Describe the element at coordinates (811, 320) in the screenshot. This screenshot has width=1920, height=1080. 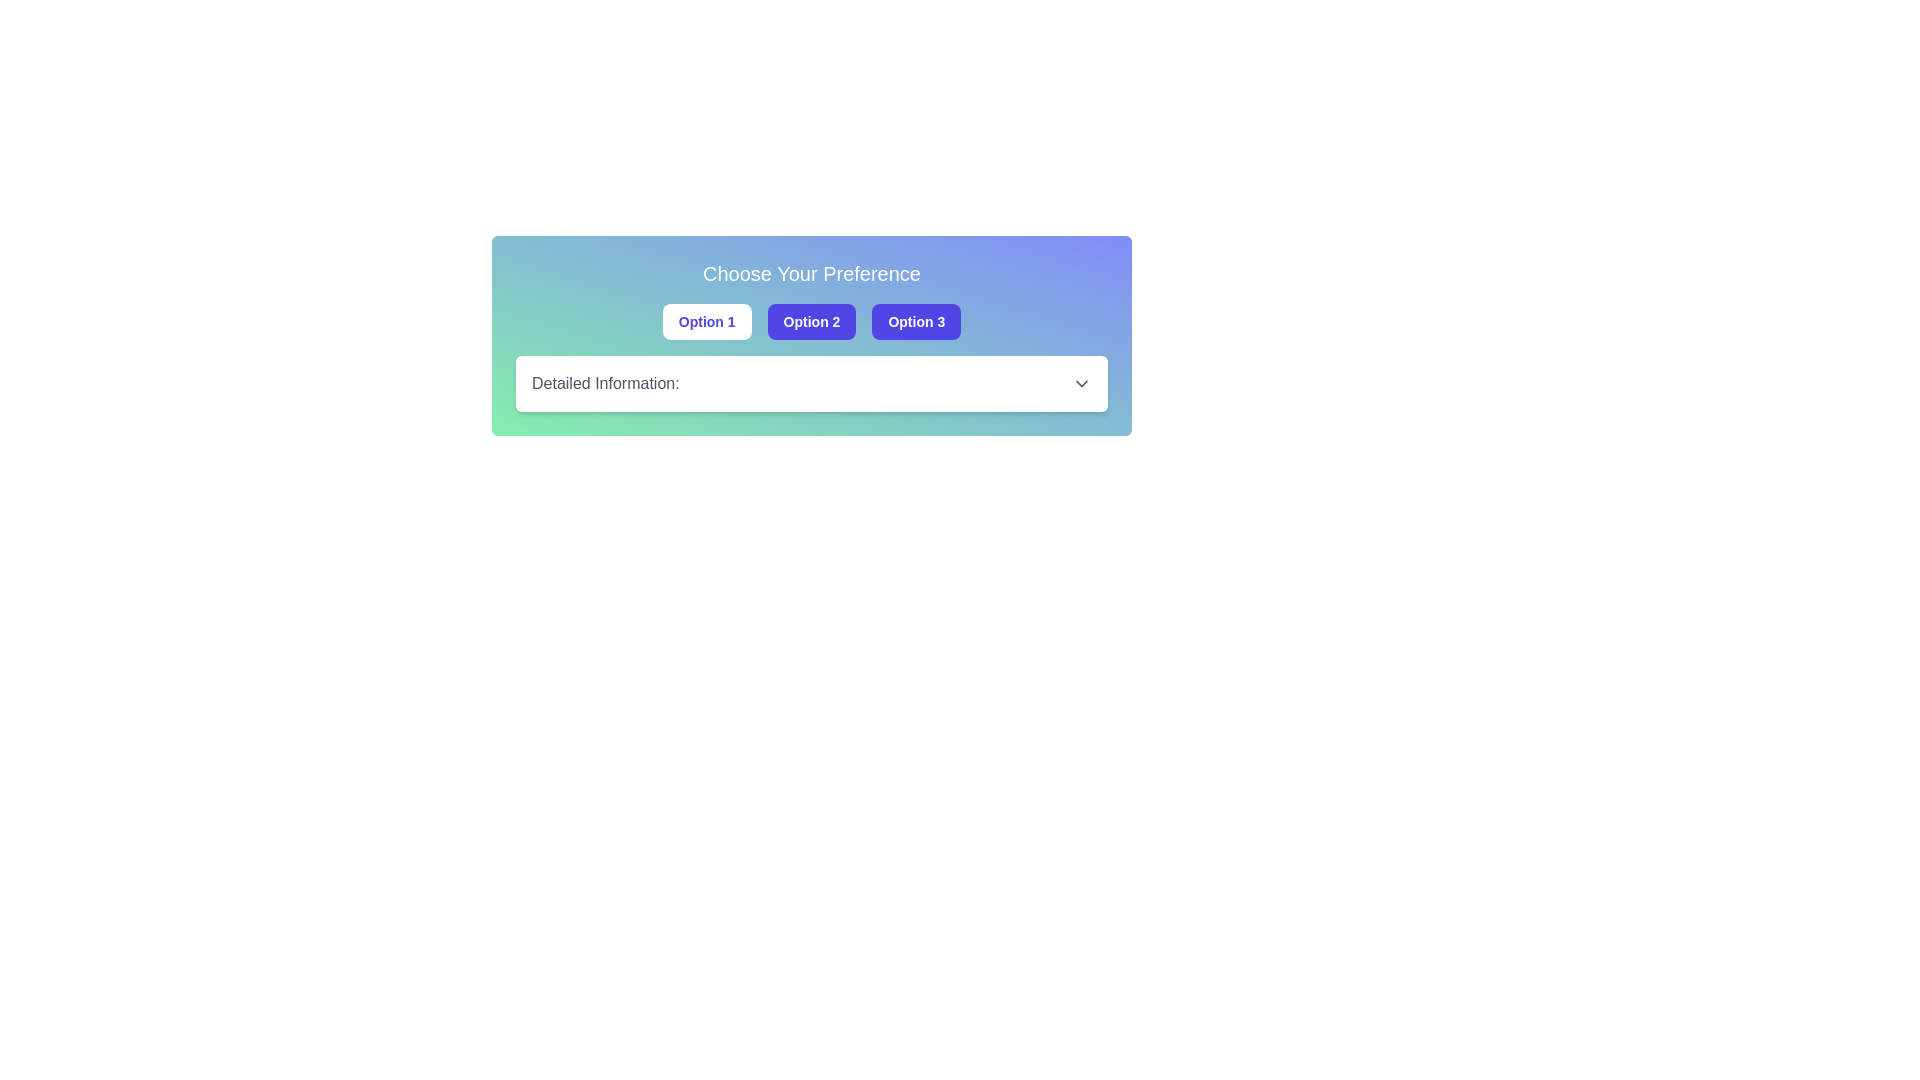
I see `the 'Option 2' button in the horizontally aligned group of three selectable buttons, which has a dark blue background with white text` at that location.